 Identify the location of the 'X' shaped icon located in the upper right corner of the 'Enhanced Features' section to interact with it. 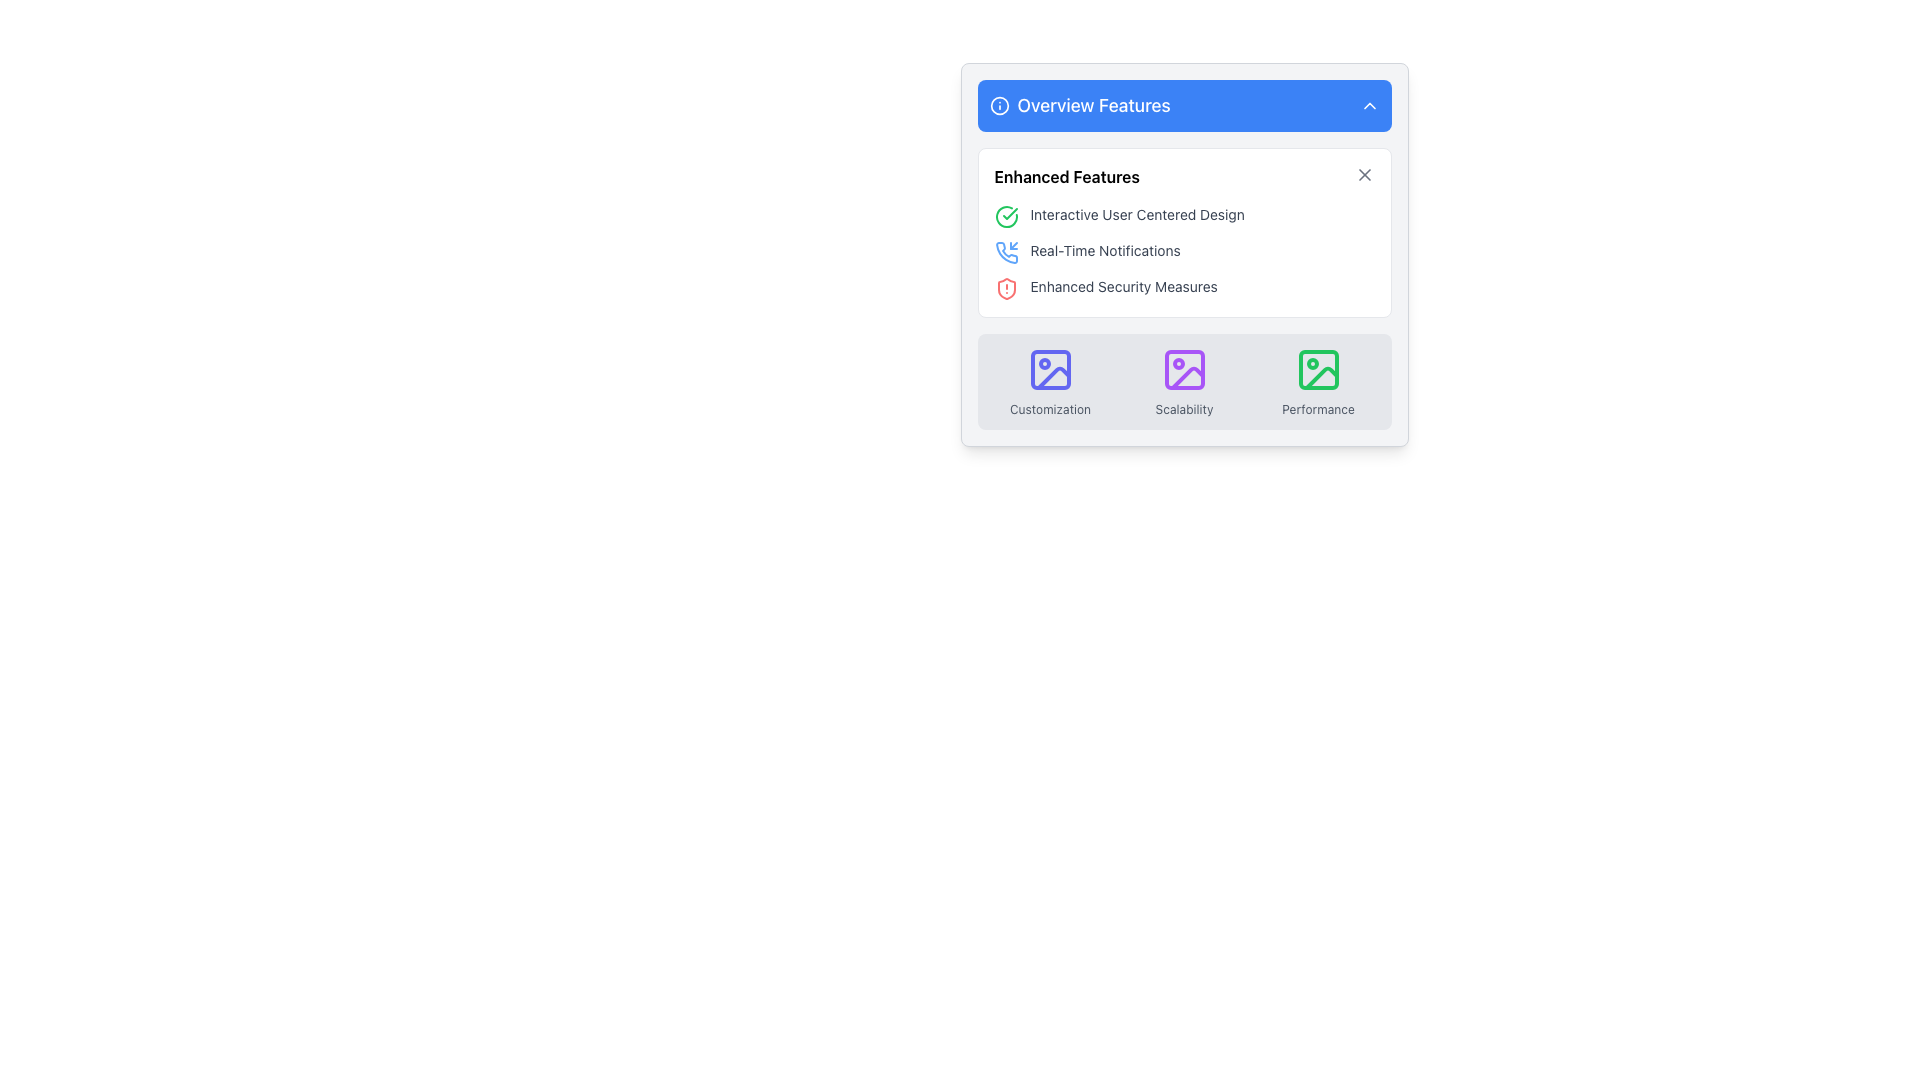
(1363, 173).